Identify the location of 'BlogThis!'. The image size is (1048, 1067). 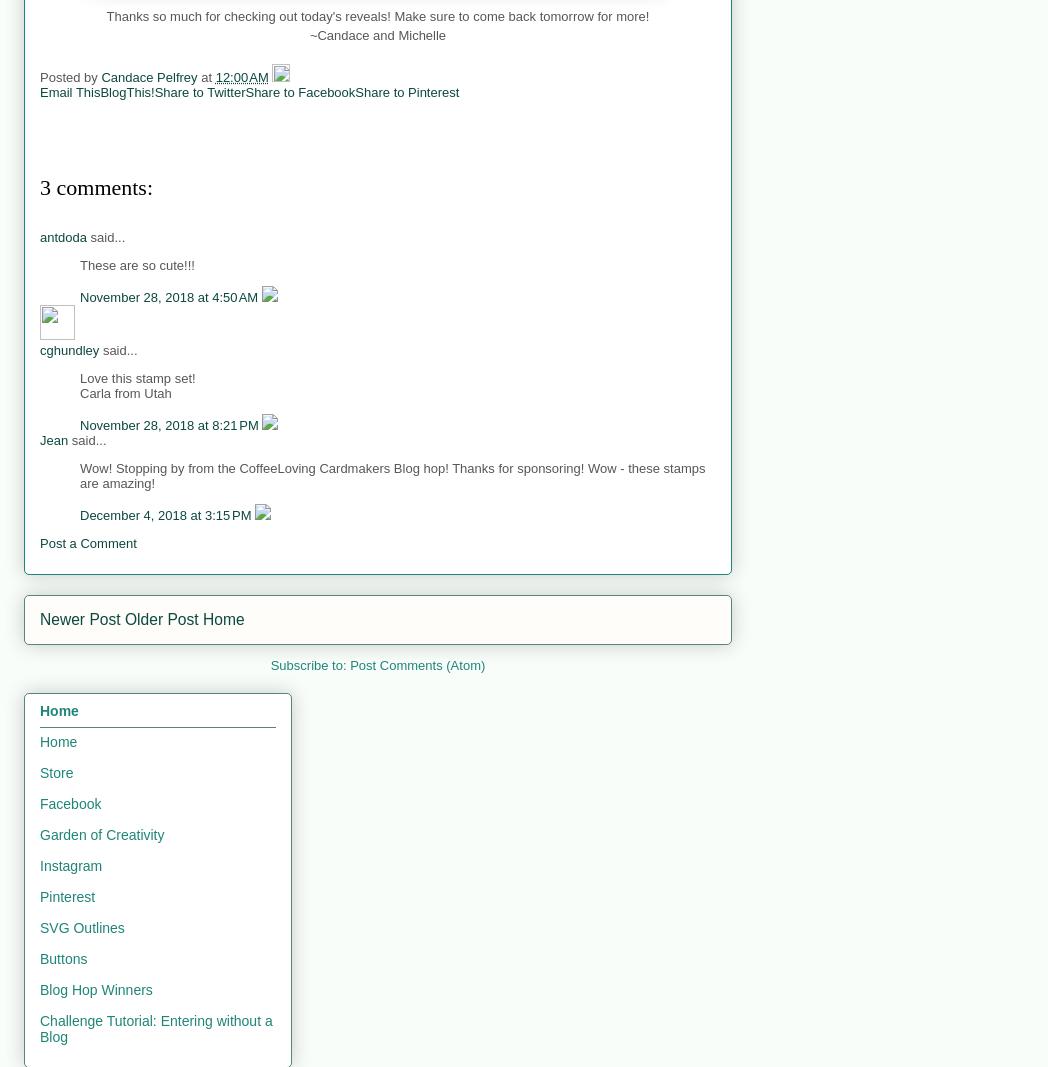
(126, 91).